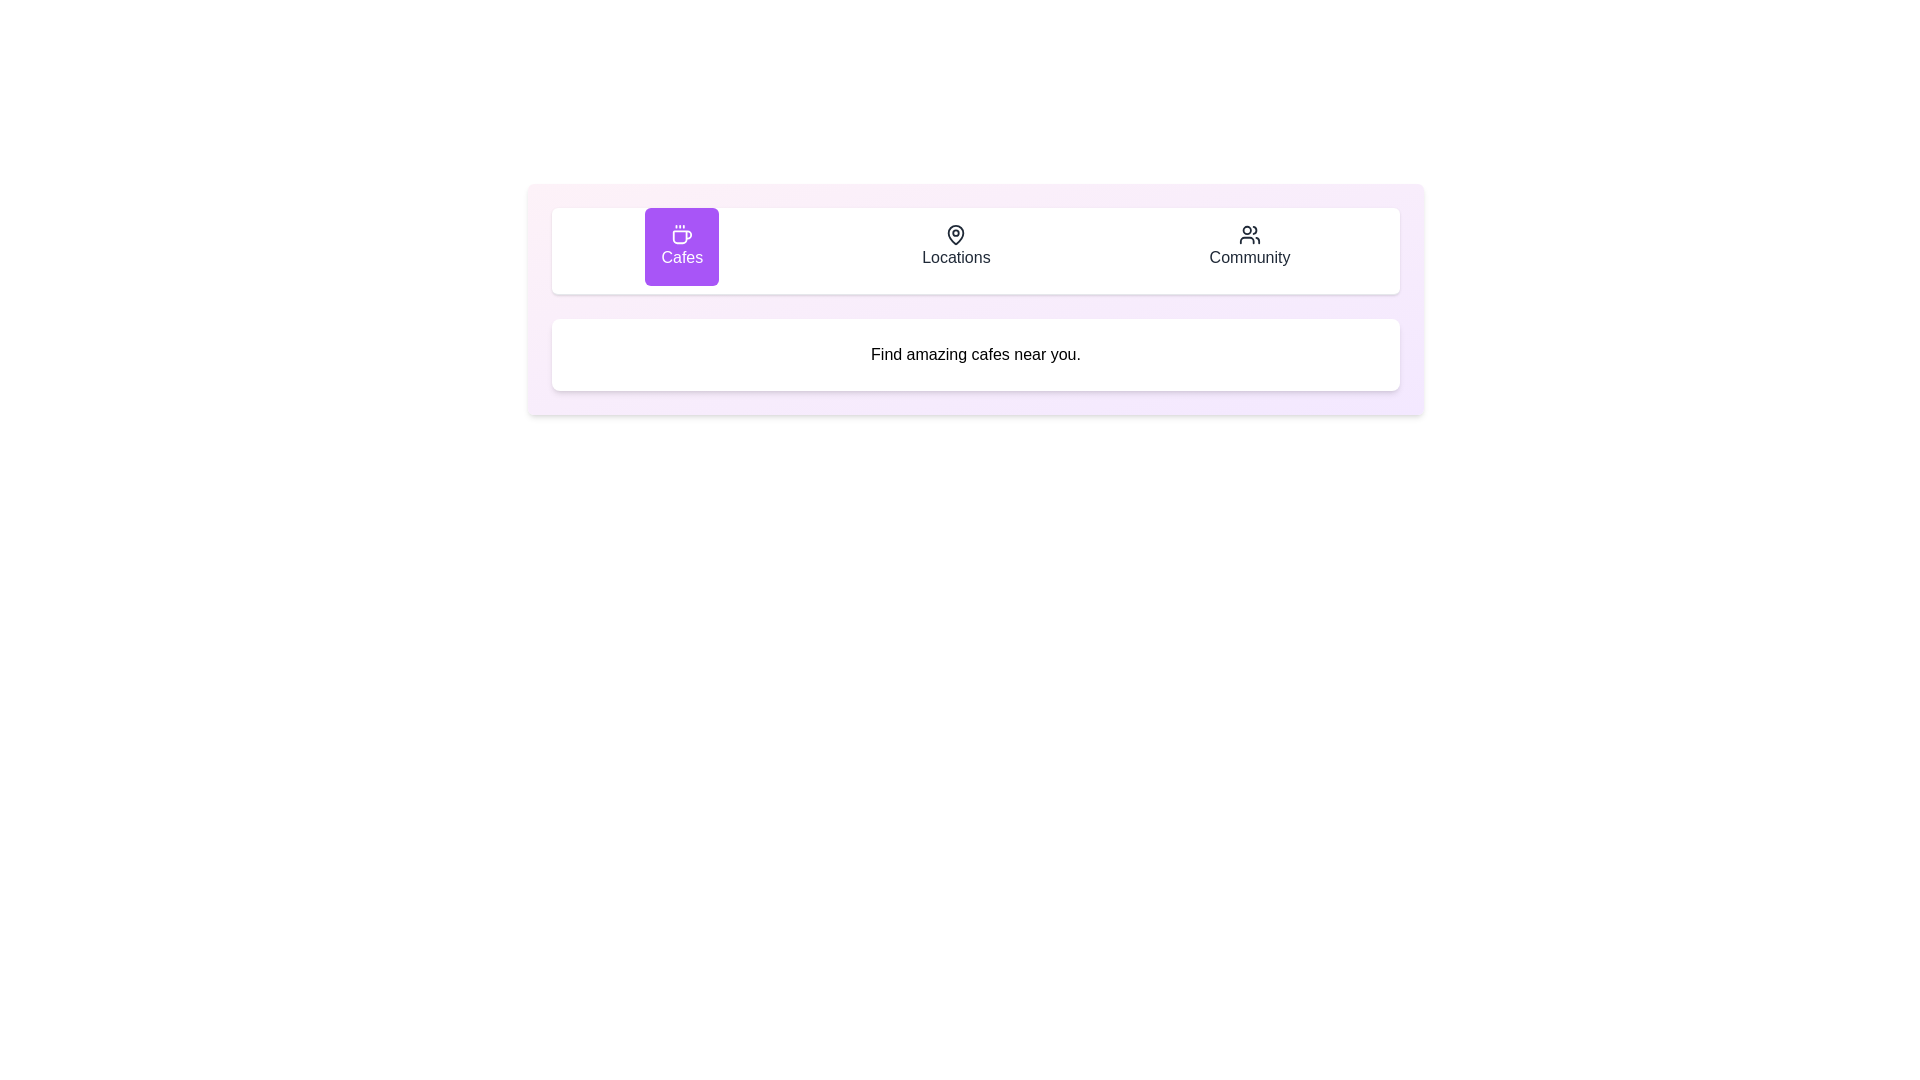  Describe the element at coordinates (1249, 257) in the screenshot. I see `the 'Community' text label, which is part of the horizontal menu and located to the far right after 'Locations'` at that location.